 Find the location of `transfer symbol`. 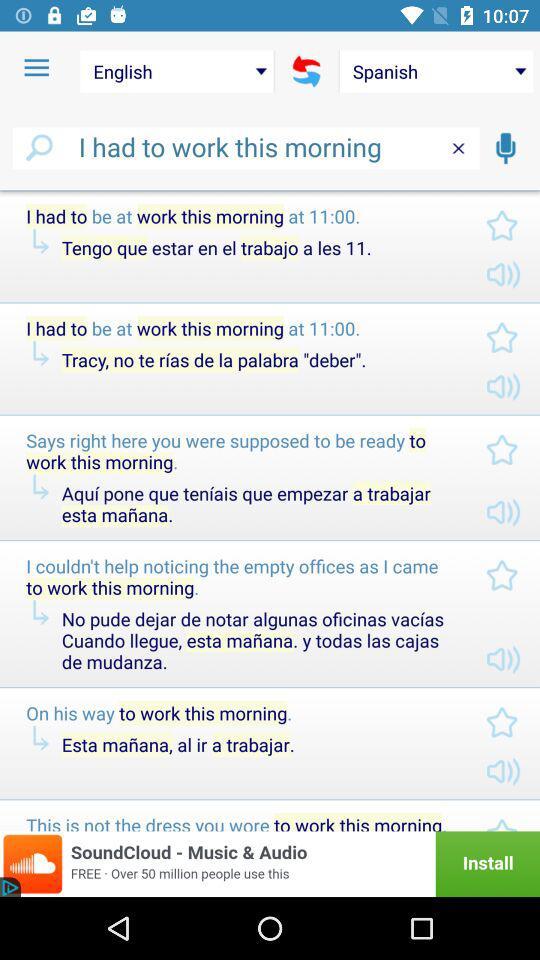

transfer symbol is located at coordinates (306, 71).